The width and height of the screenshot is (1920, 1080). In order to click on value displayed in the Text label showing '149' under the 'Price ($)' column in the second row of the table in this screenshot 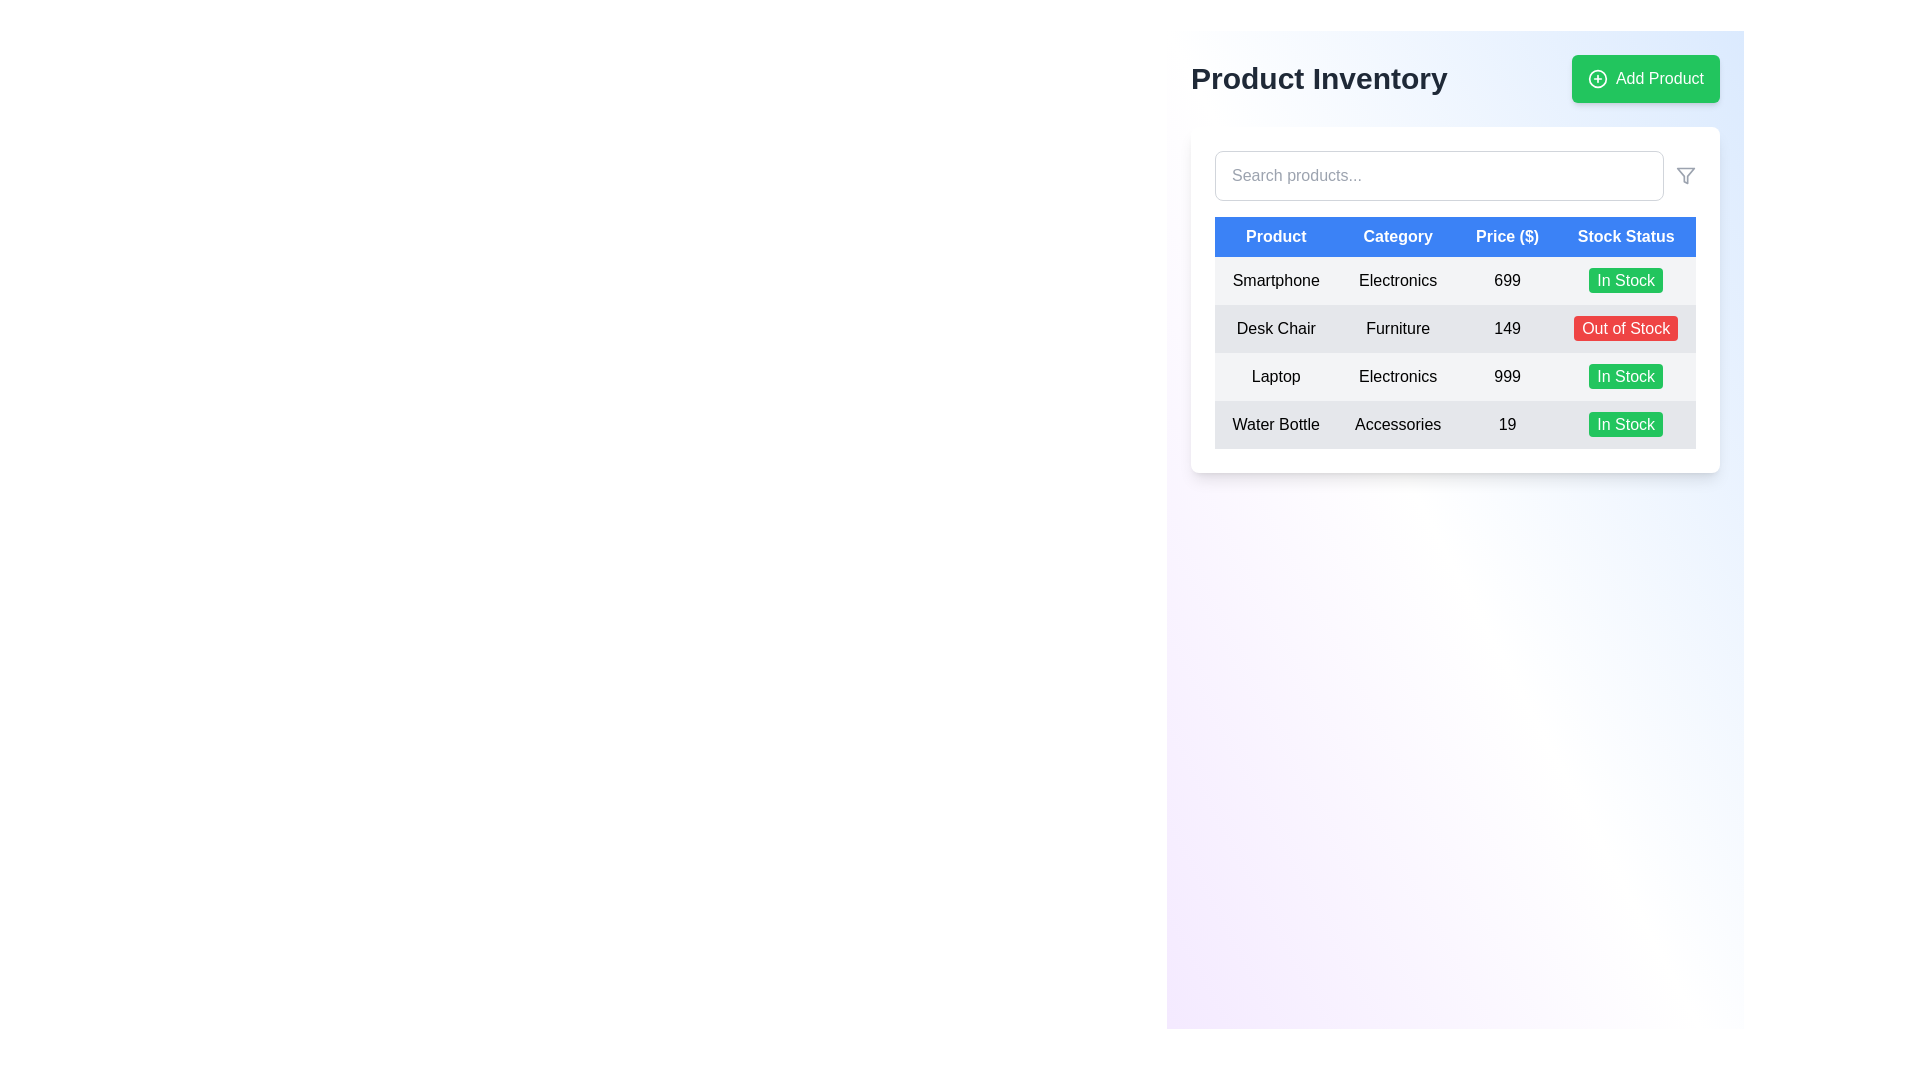, I will do `click(1507, 327)`.